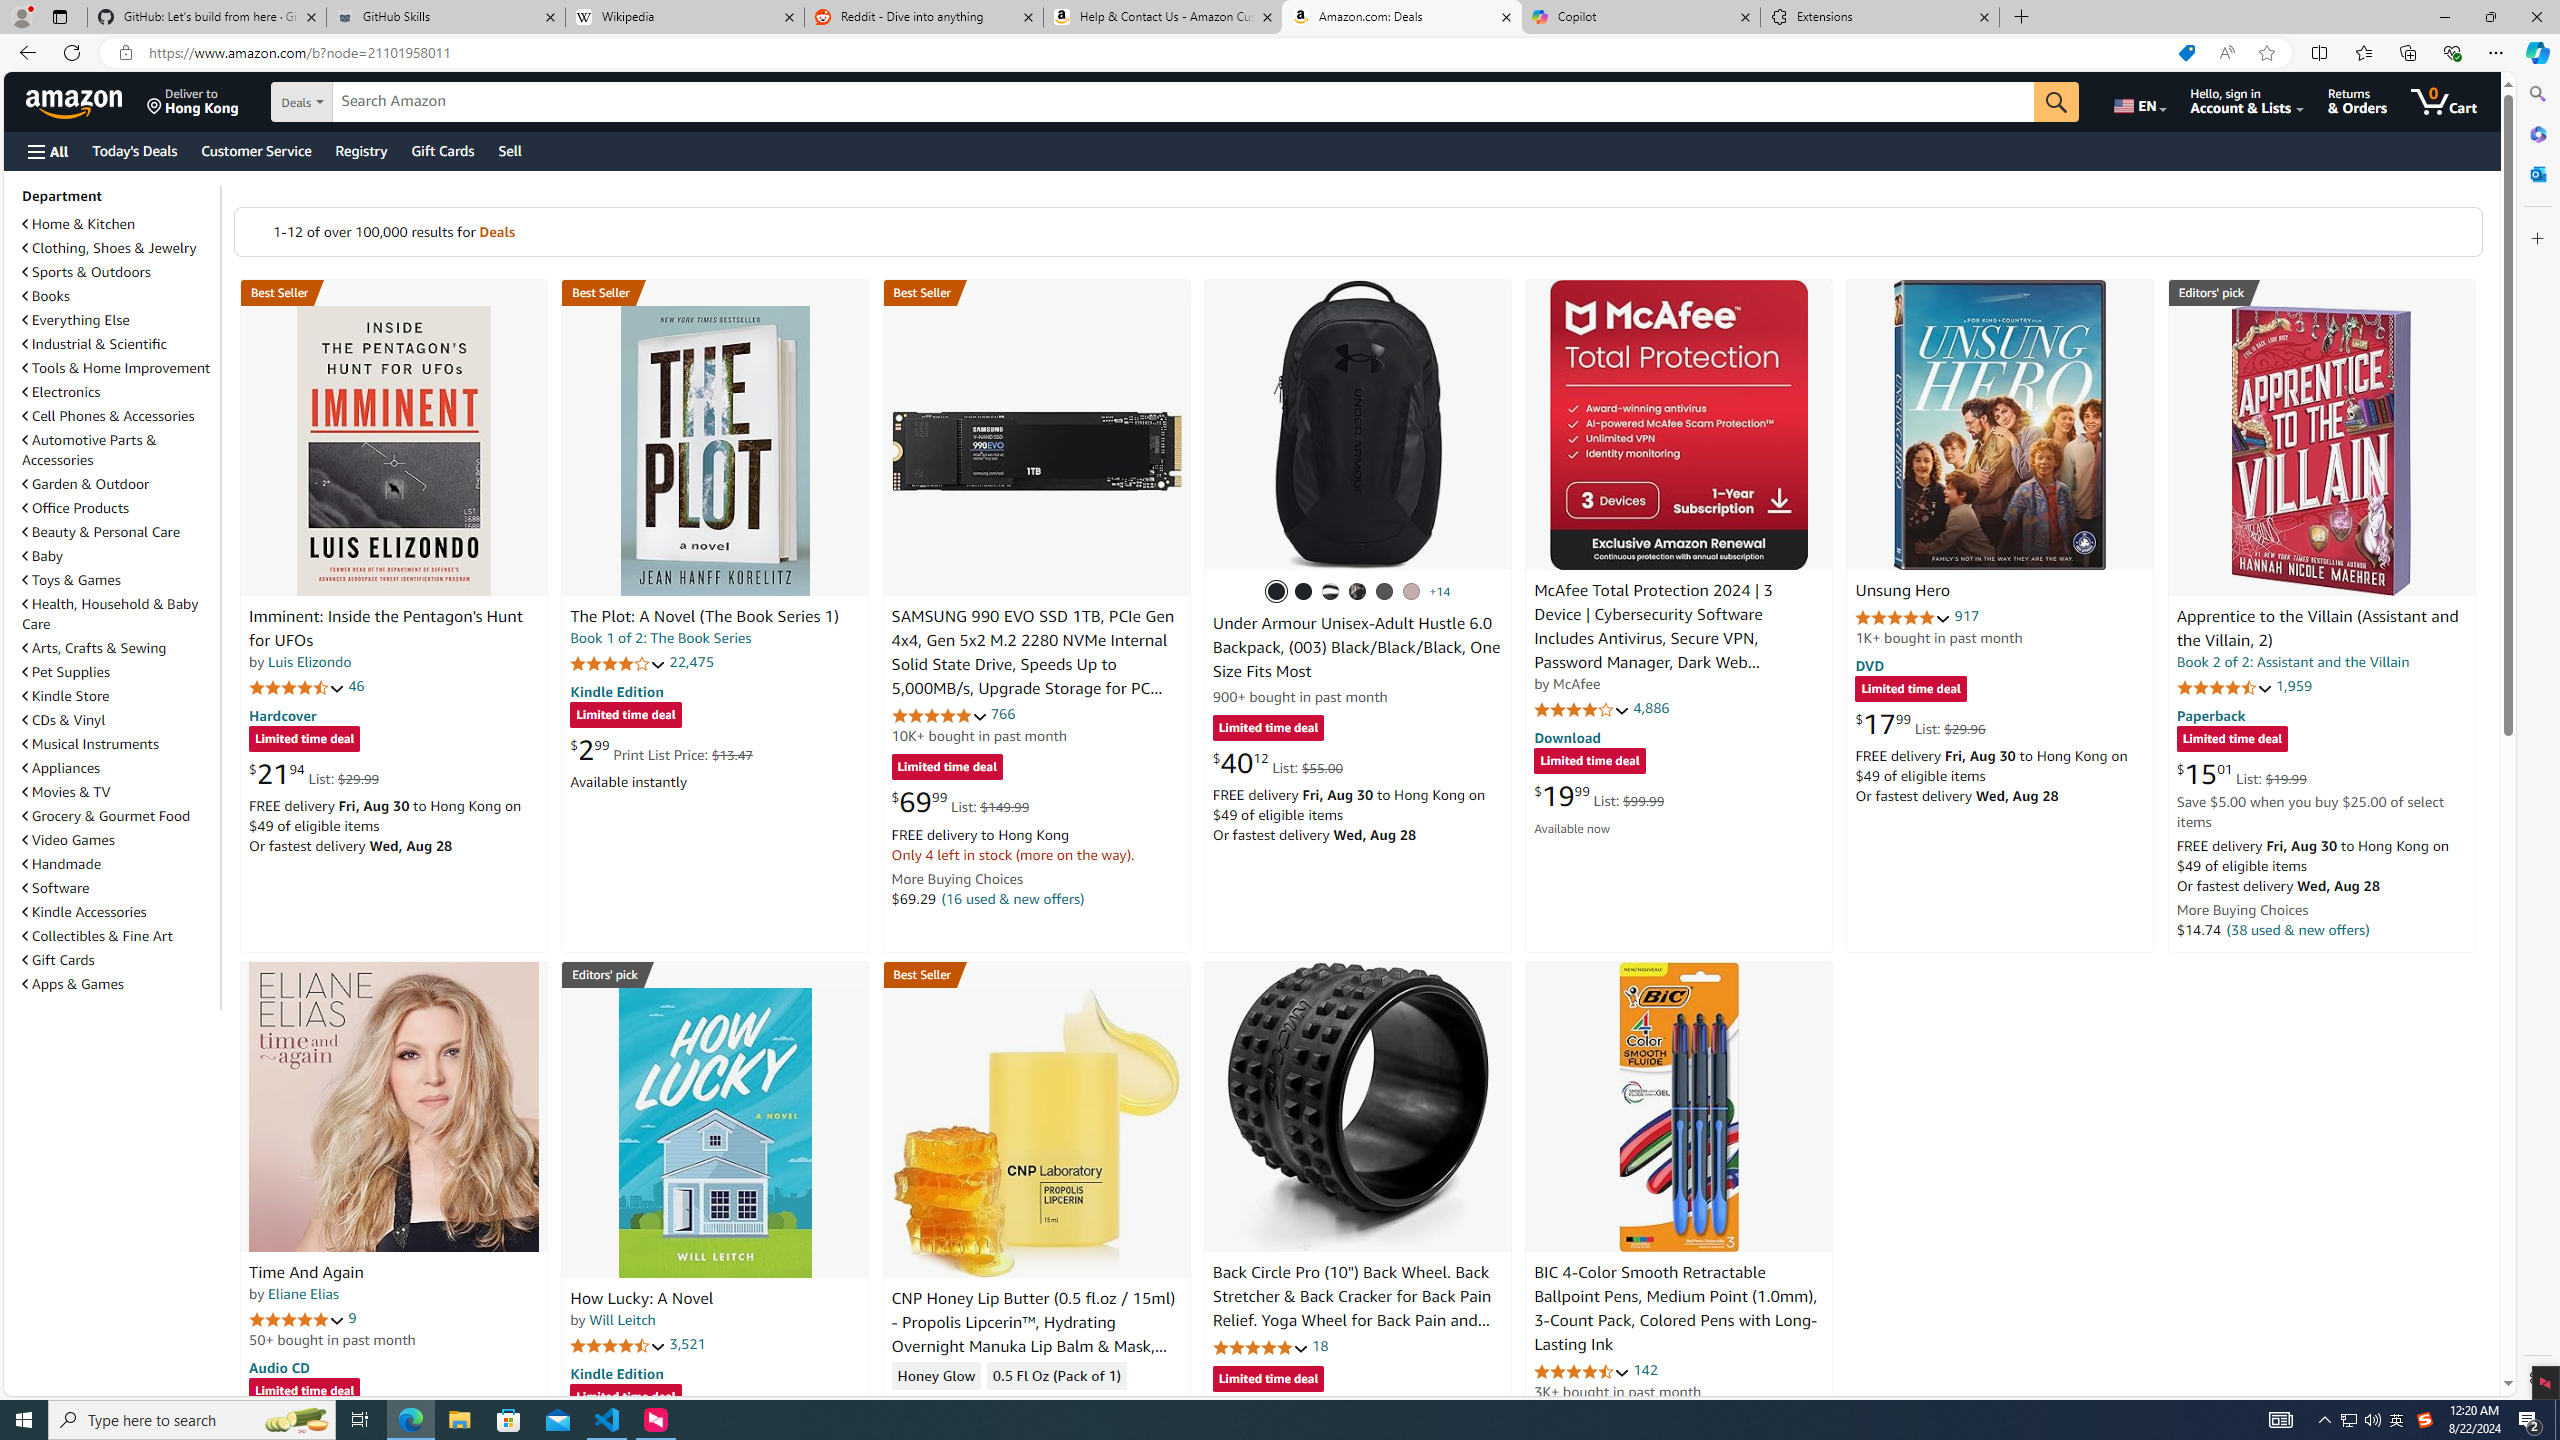 Image resolution: width=2560 pixels, height=1440 pixels. What do you see at coordinates (97, 935) in the screenshot?
I see `'Collectibles & Fine Art'` at bounding box center [97, 935].